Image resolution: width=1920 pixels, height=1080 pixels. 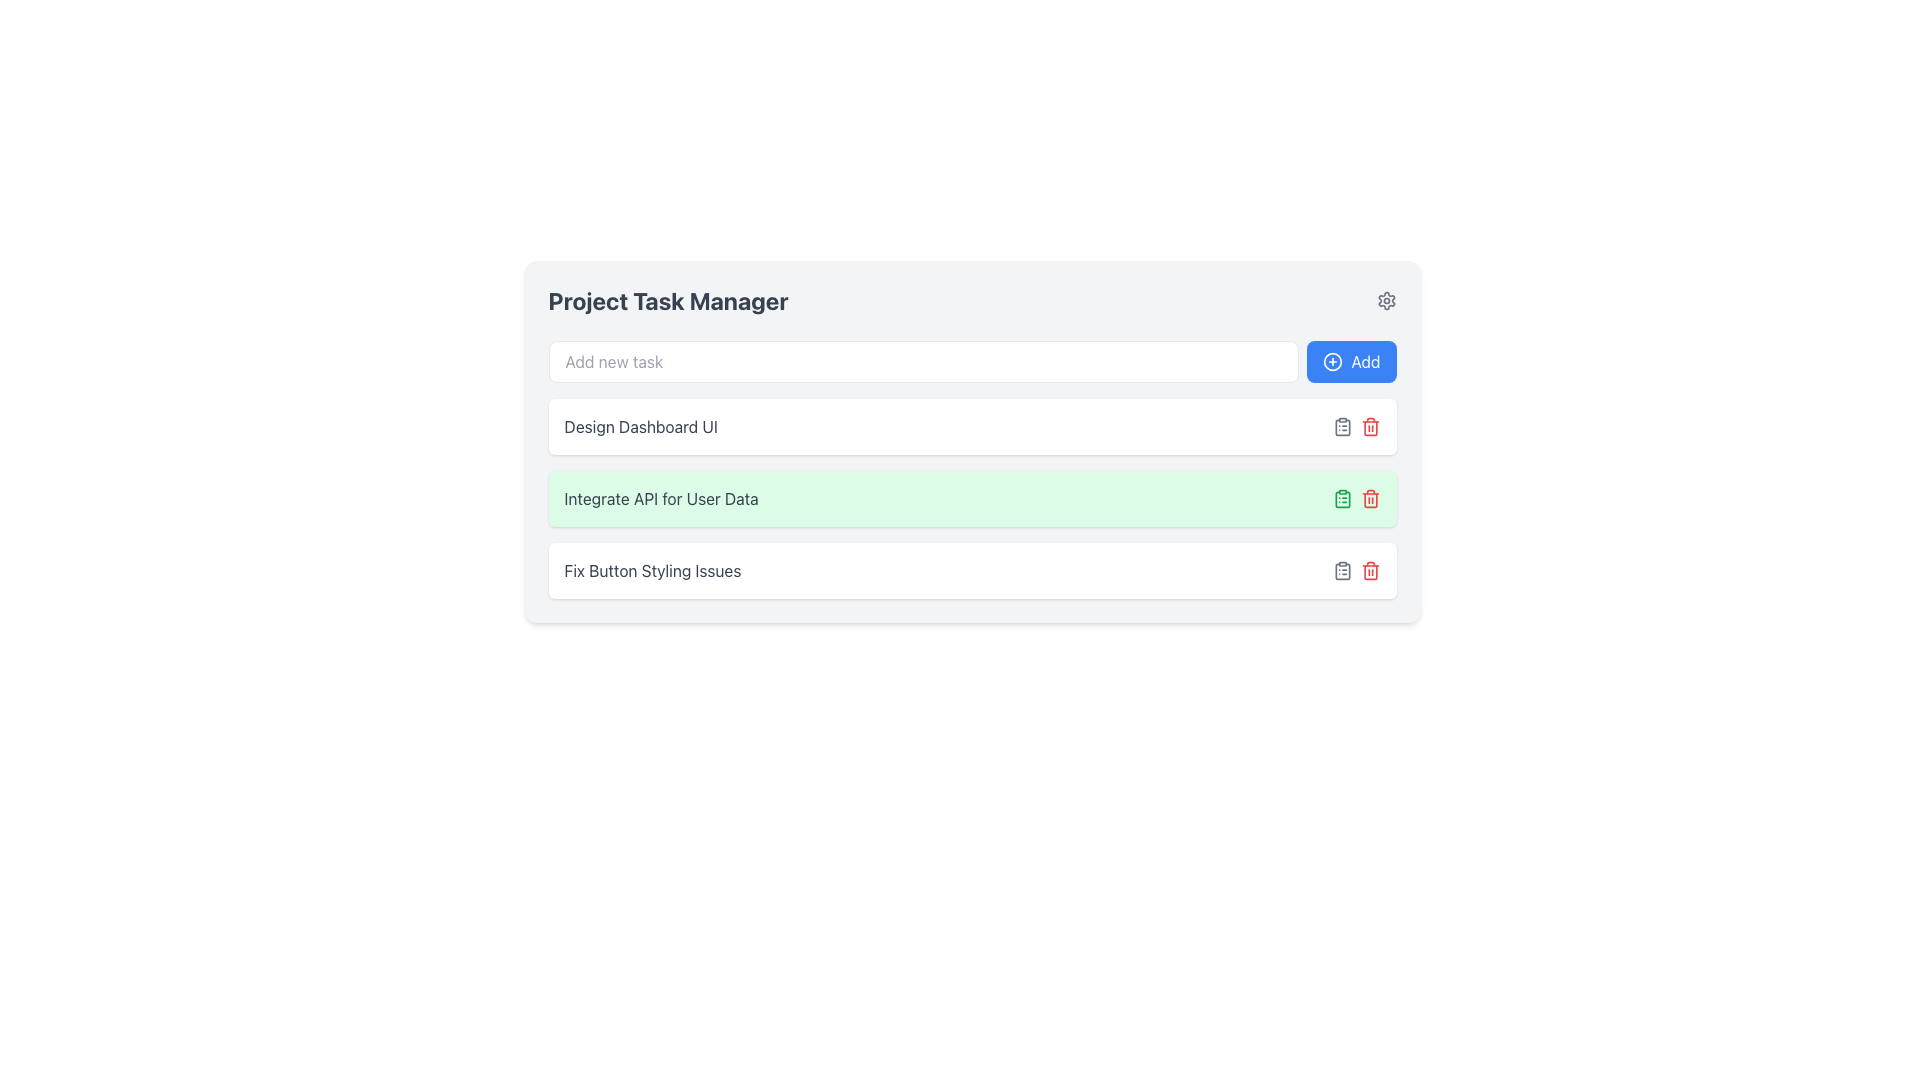 What do you see at coordinates (1352, 362) in the screenshot?
I see `the button for adding tasks, which is positioned to the right of the 'Add new task' input field` at bounding box center [1352, 362].